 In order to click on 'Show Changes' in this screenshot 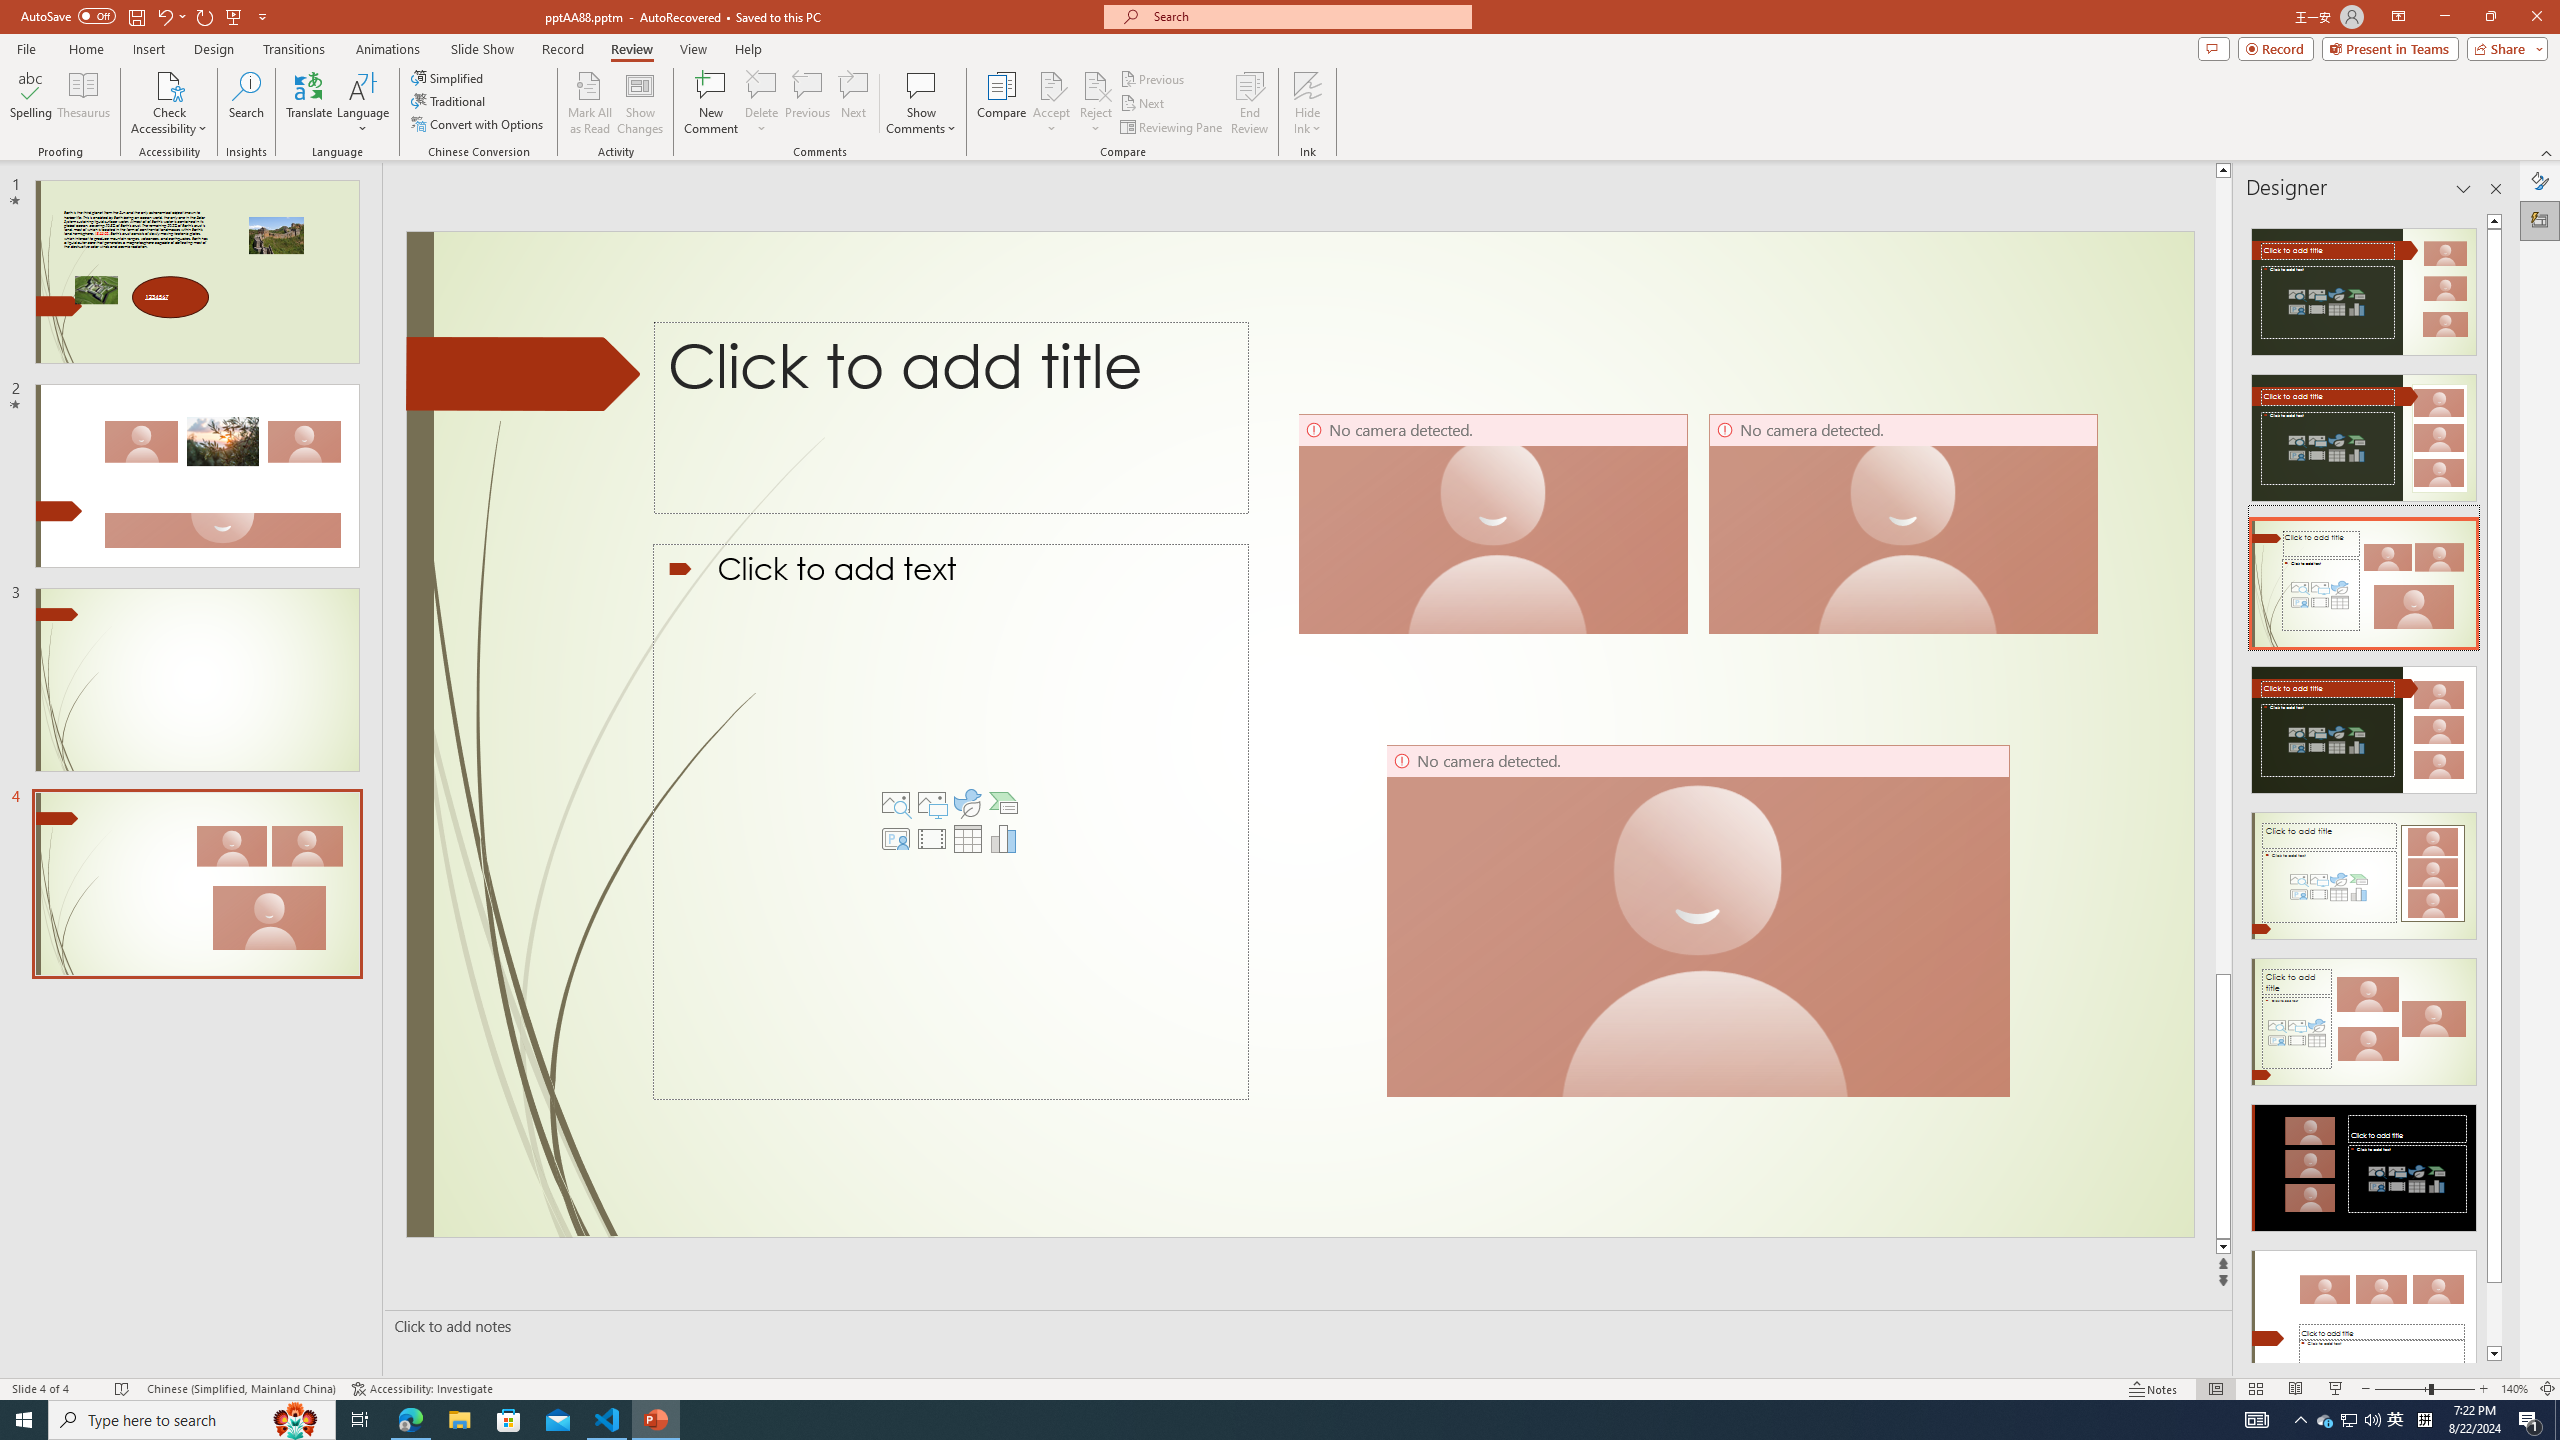, I will do `click(640, 103)`.